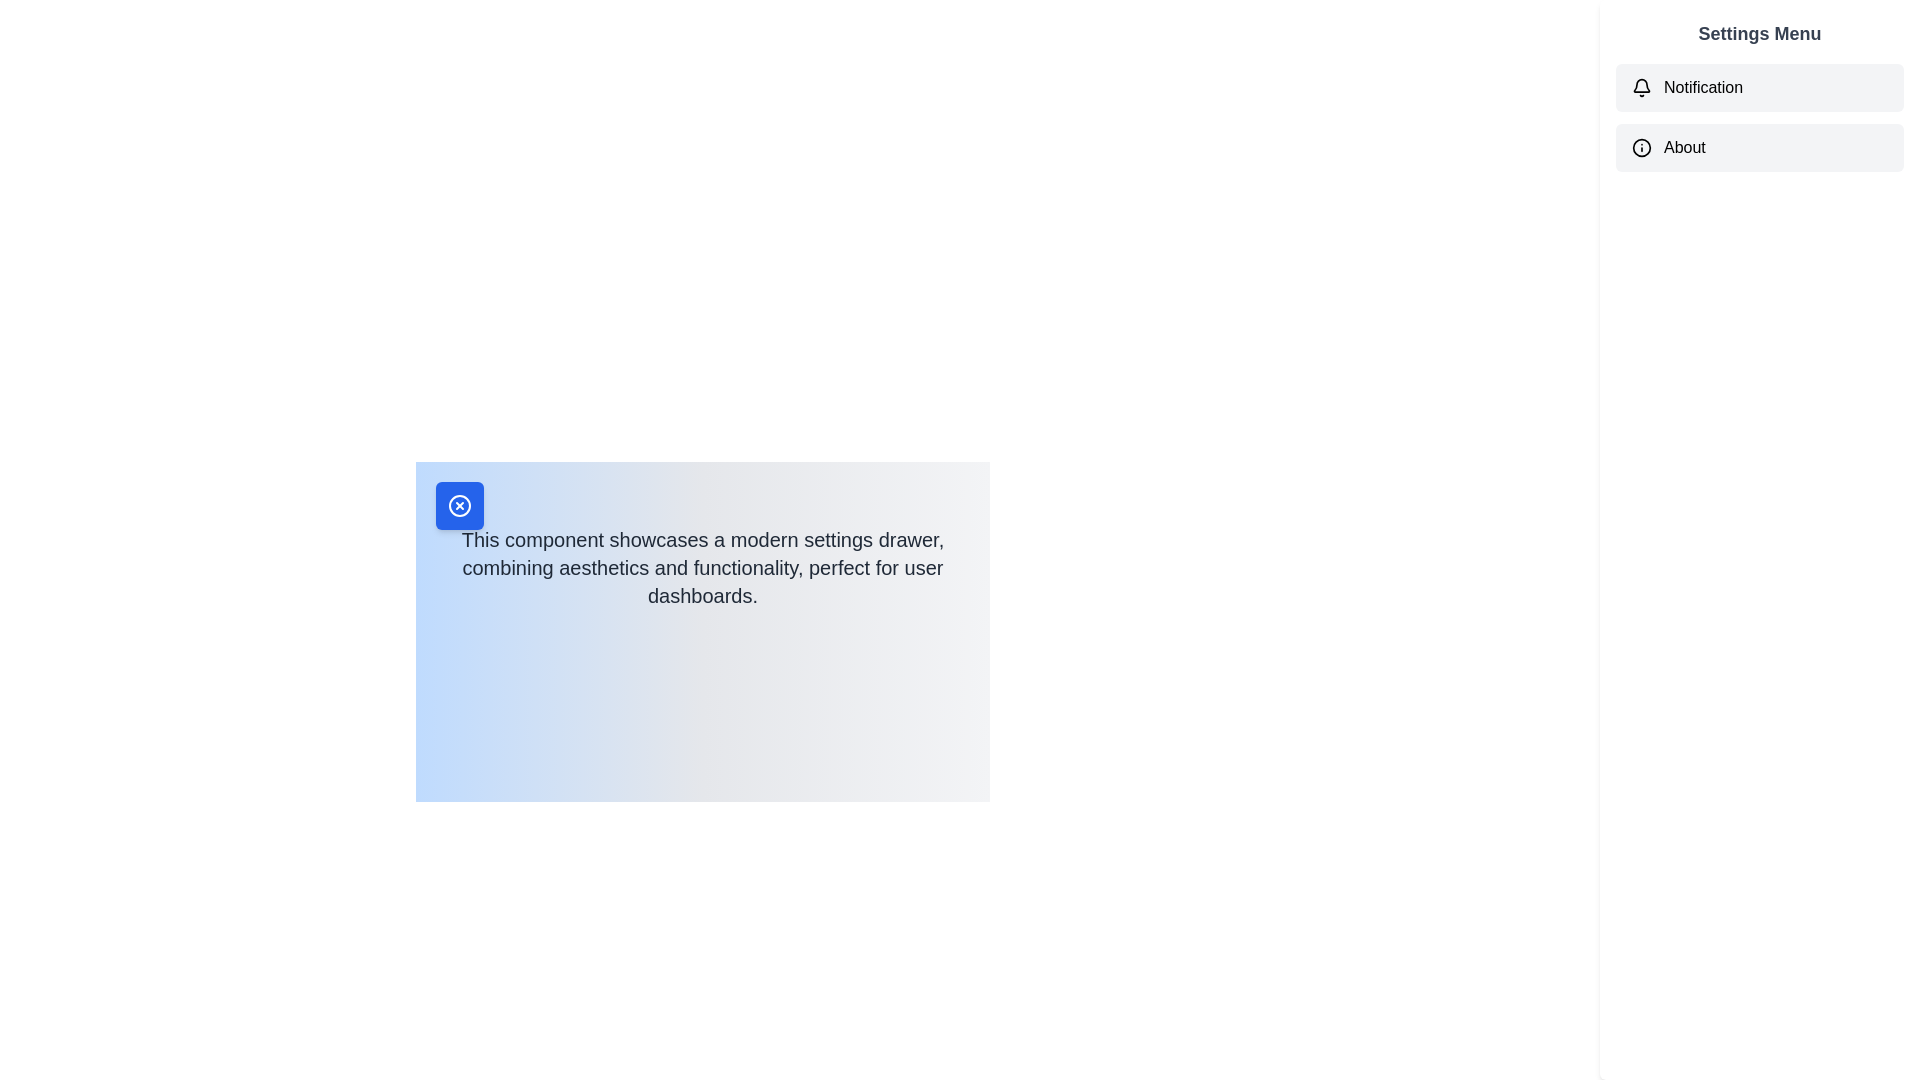 Image resolution: width=1920 pixels, height=1080 pixels. I want to click on the bell icon used for notifications located in the 'Notification' section of the settings menu, positioned to the left of the text label 'Notification', so click(1641, 87).